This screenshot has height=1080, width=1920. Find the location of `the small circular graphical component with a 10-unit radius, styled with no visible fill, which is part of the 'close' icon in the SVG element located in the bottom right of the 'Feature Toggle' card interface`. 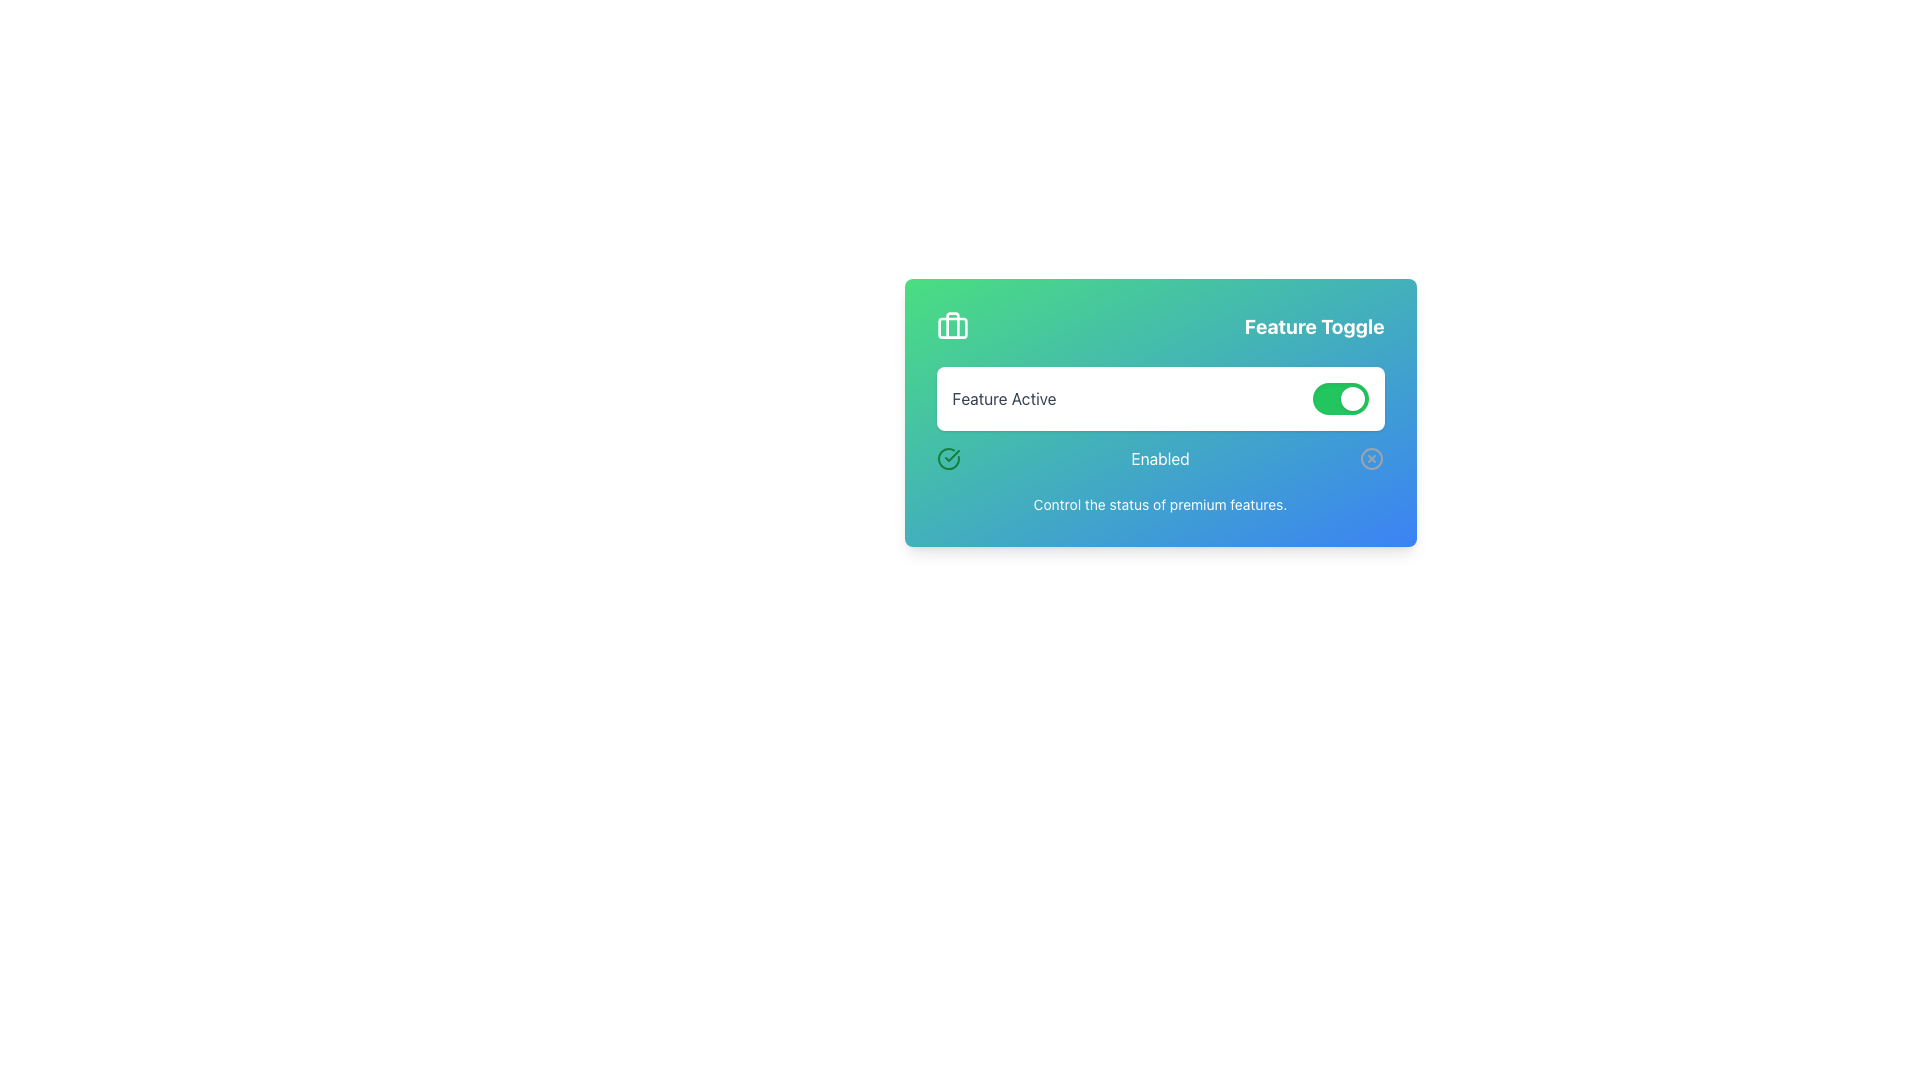

the small circular graphical component with a 10-unit radius, styled with no visible fill, which is part of the 'close' icon in the SVG element located in the bottom right of the 'Feature Toggle' card interface is located at coordinates (1371, 459).